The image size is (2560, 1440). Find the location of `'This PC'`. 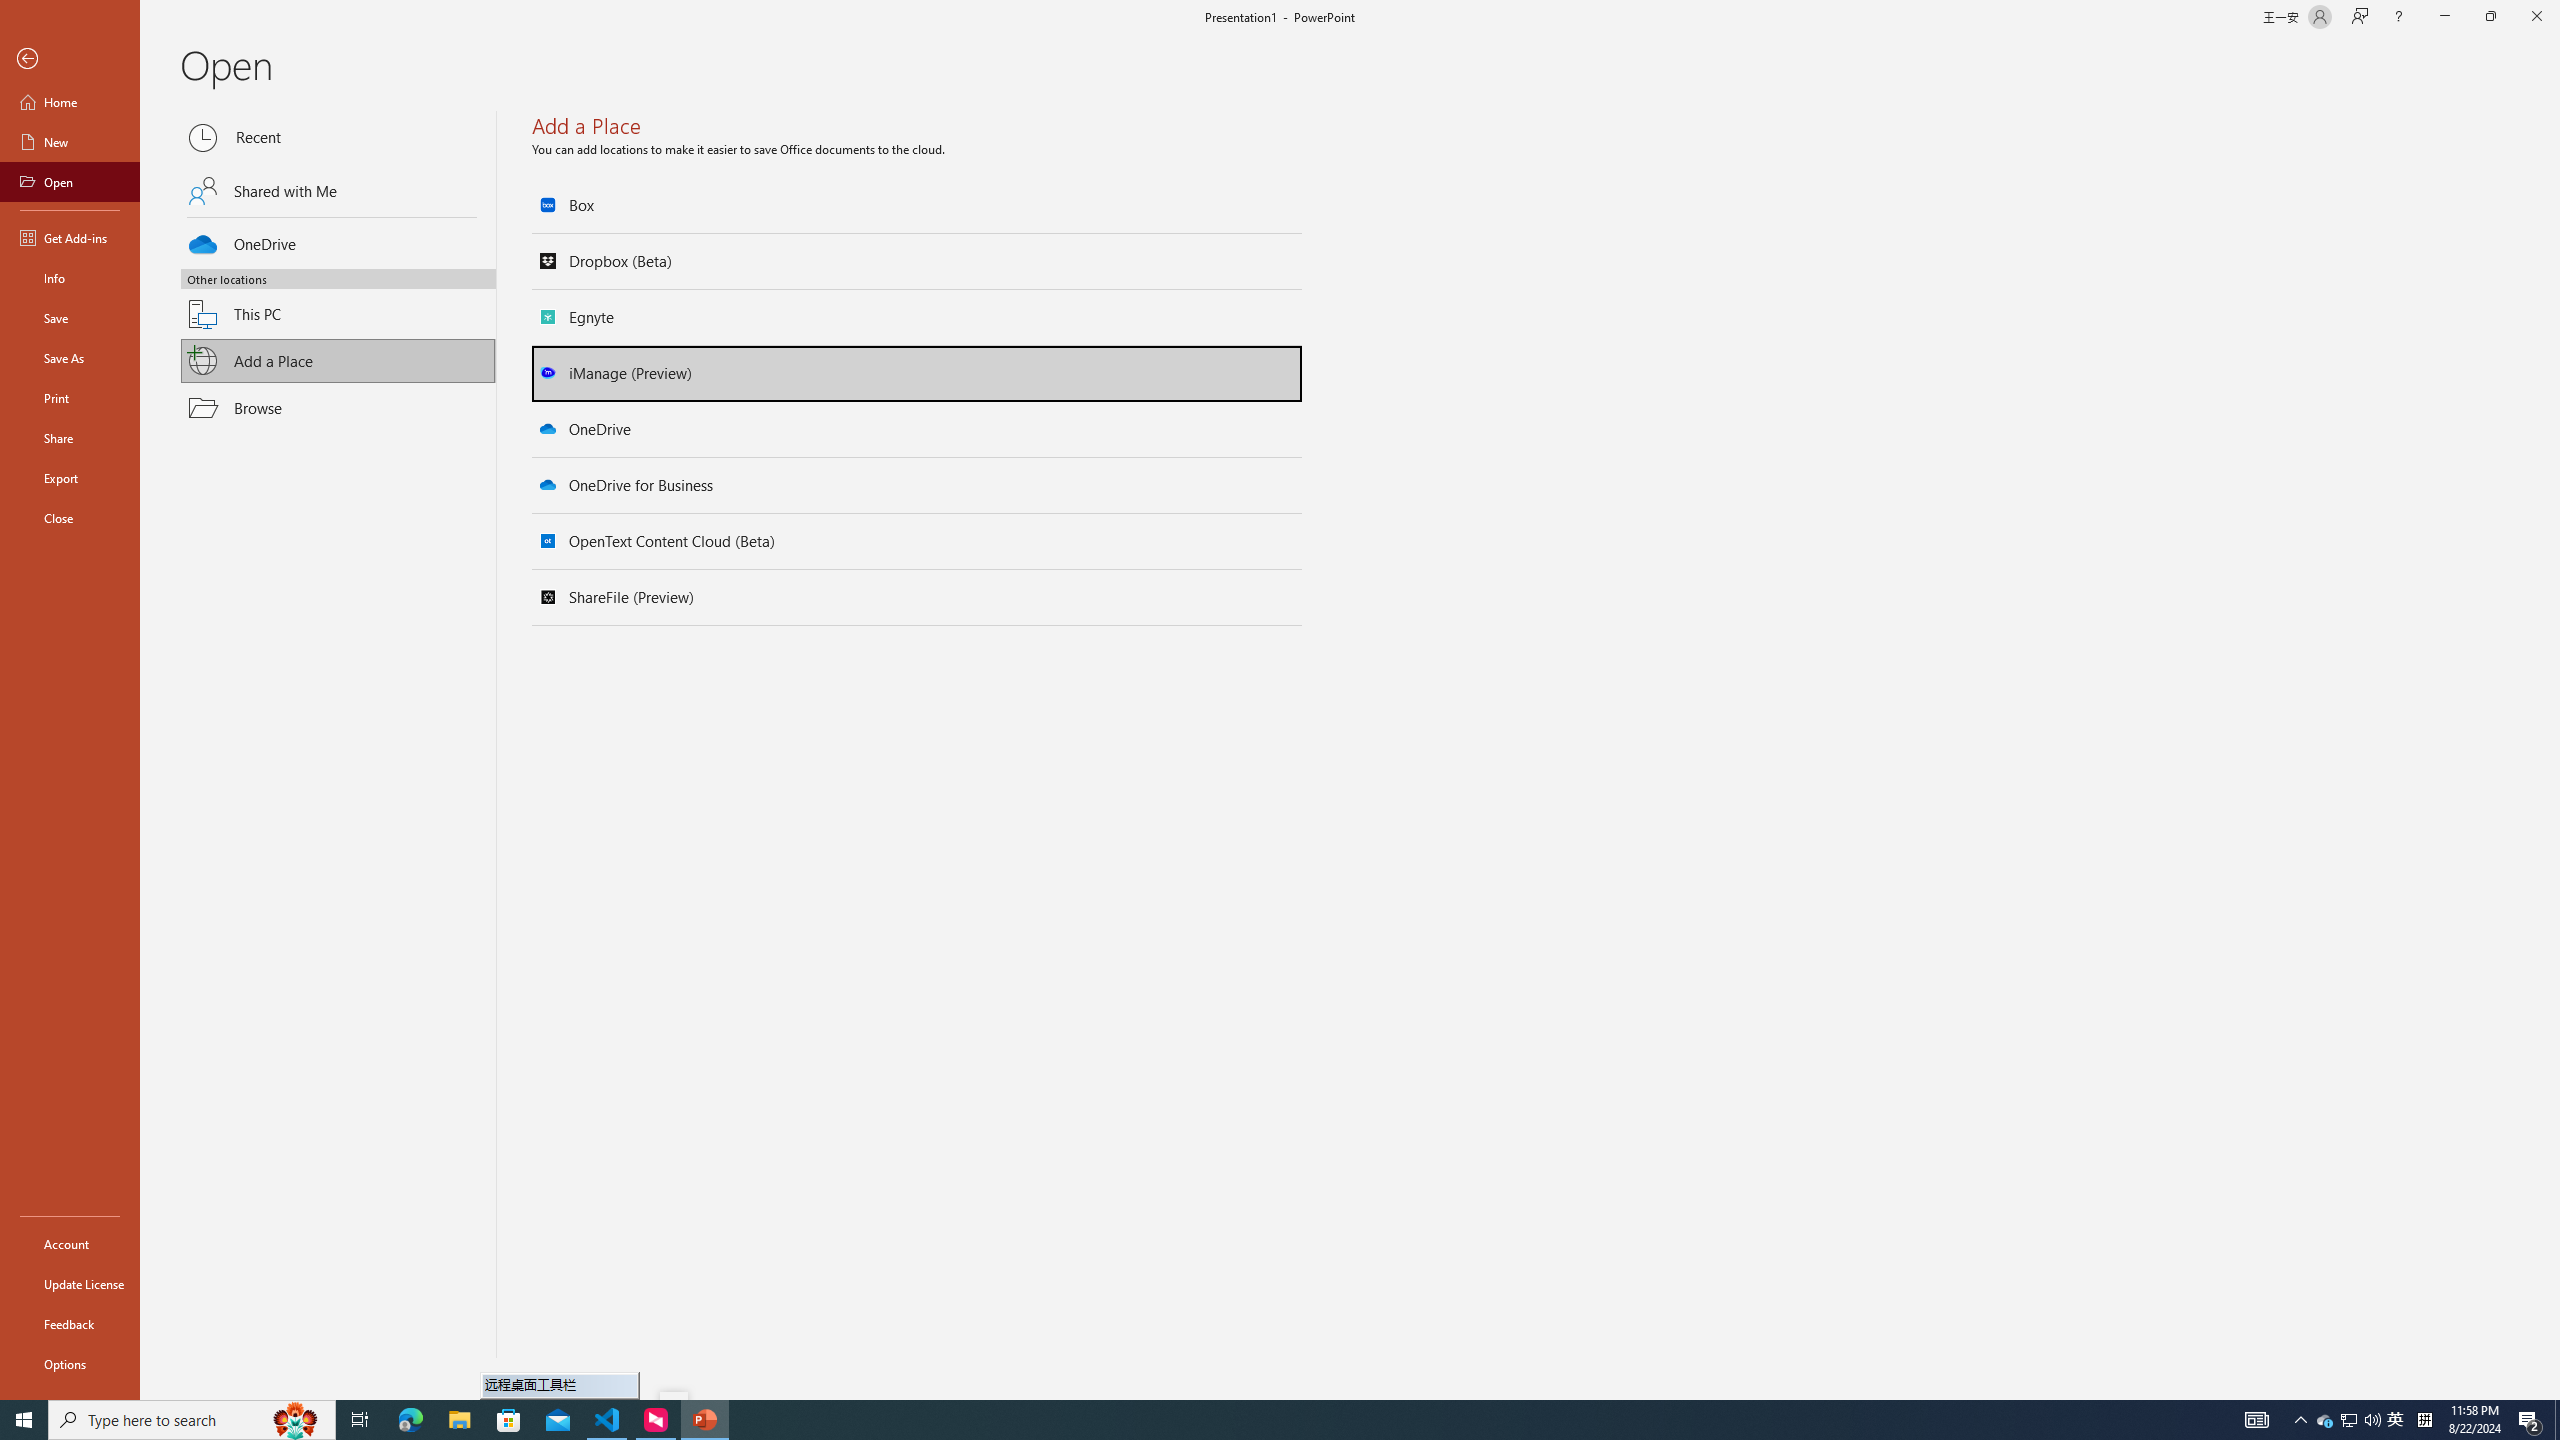

'This PC' is located at coordinates (338, 302).